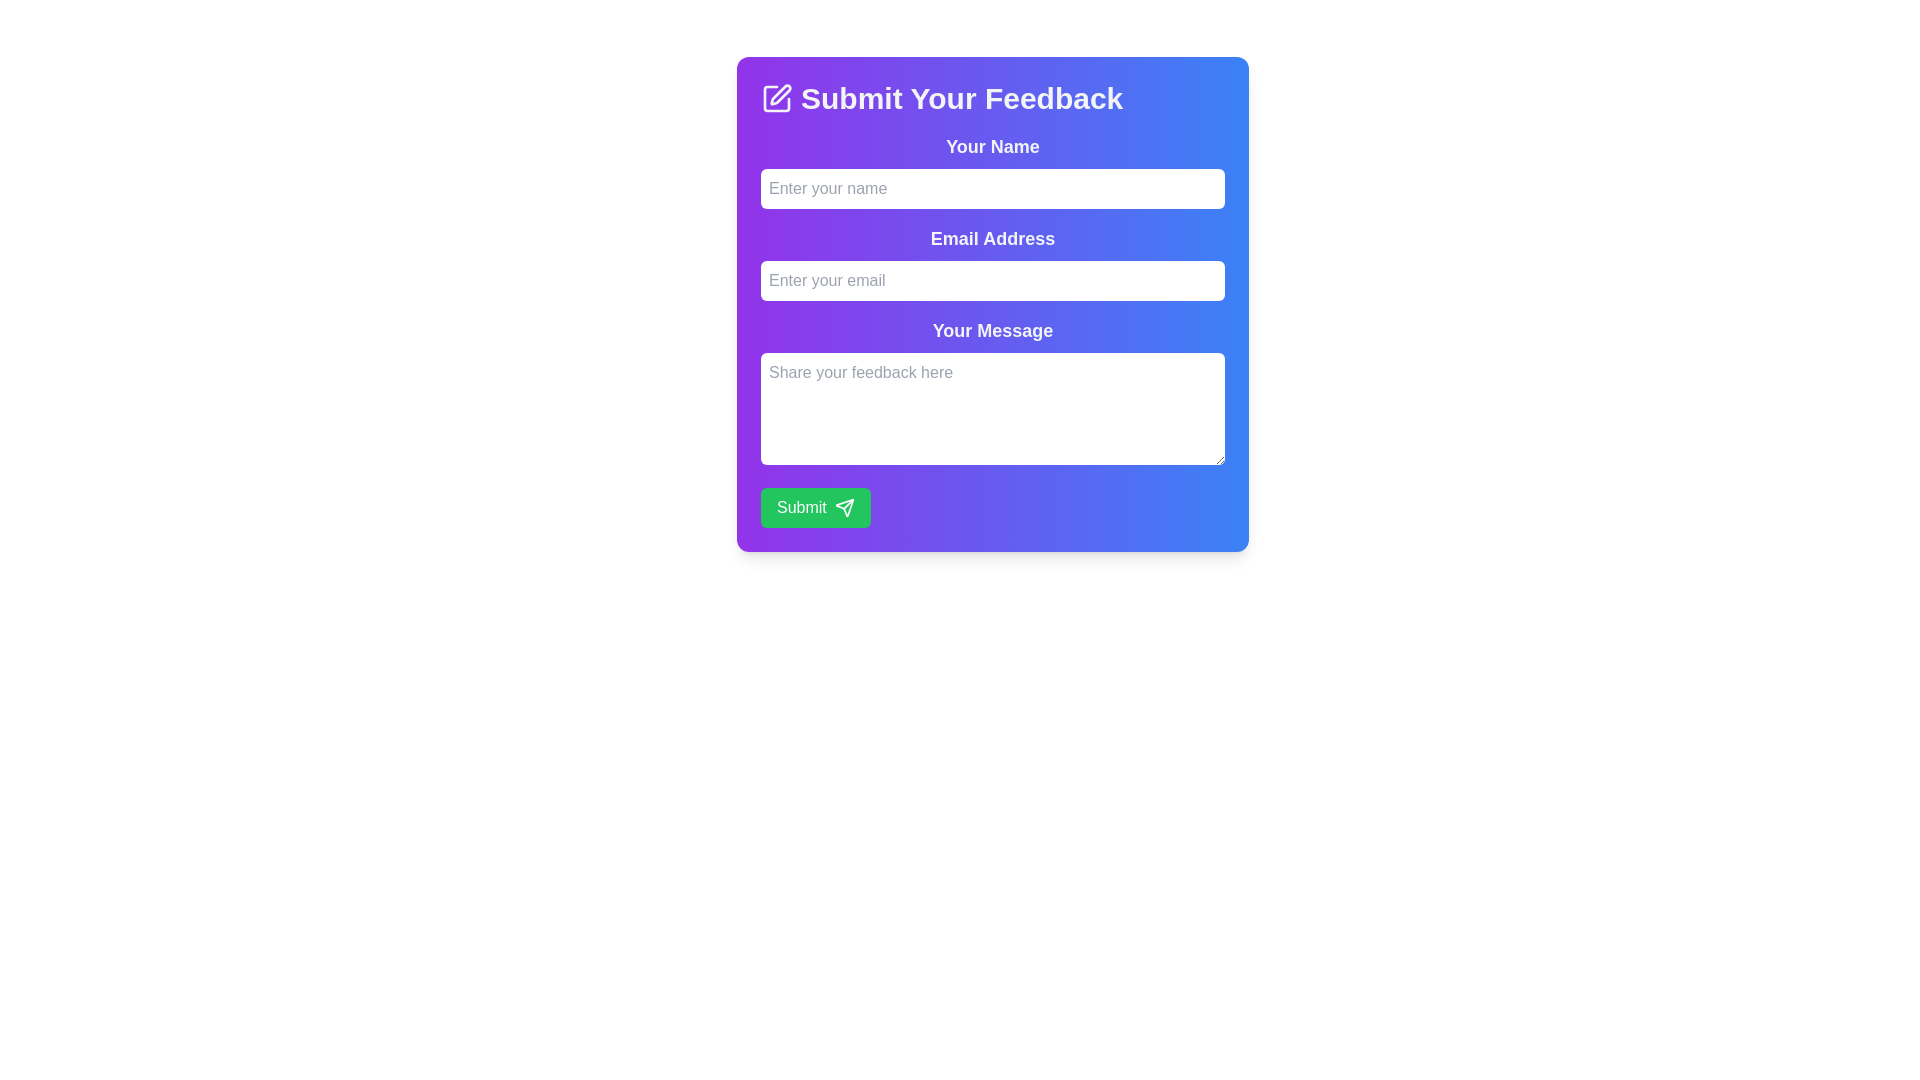  Describe the element at coordinates (780, 95) in the screenshot. I see `the segment of the pen icon located in the top-left corner of the feedback form's header` at that location.